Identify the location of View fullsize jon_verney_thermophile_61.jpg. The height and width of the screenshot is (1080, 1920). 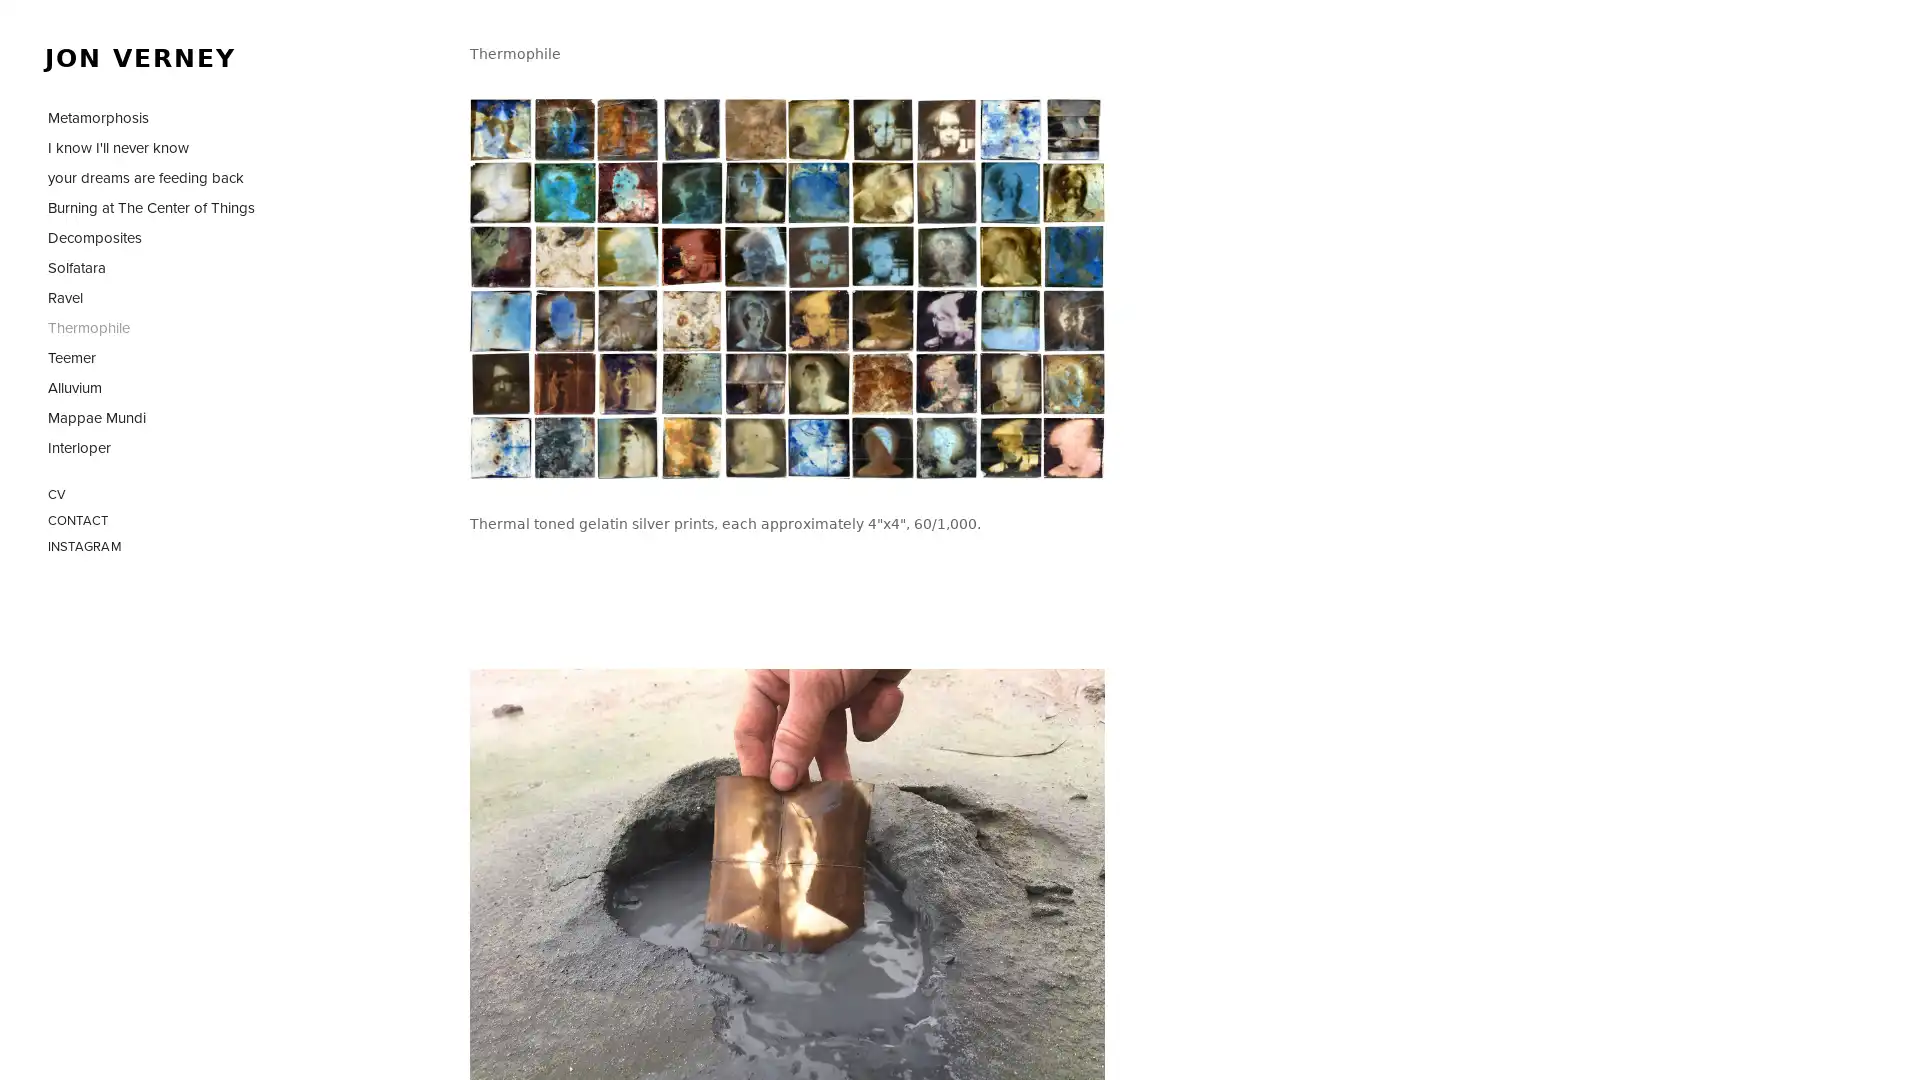
(500, 319).